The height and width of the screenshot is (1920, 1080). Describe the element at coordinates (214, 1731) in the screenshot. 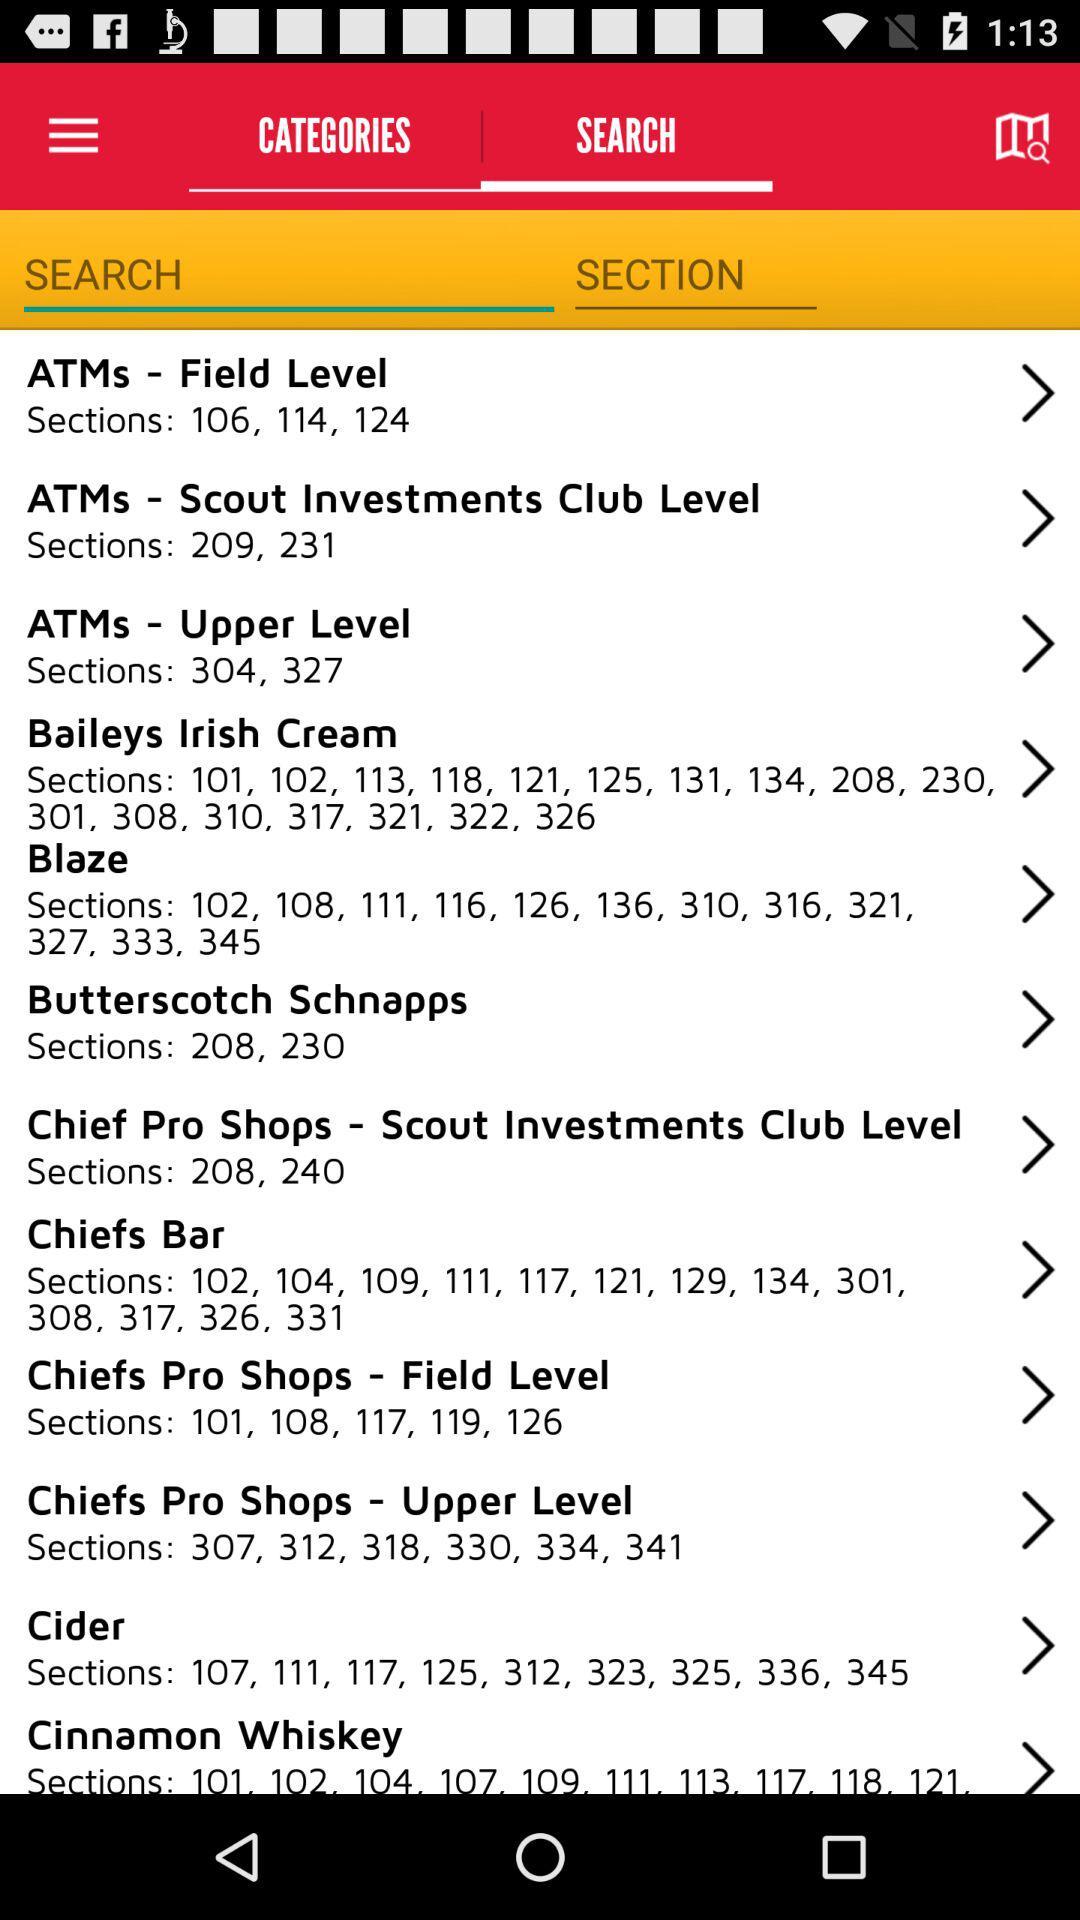

I see `the item below the sections 107 111` at that location.